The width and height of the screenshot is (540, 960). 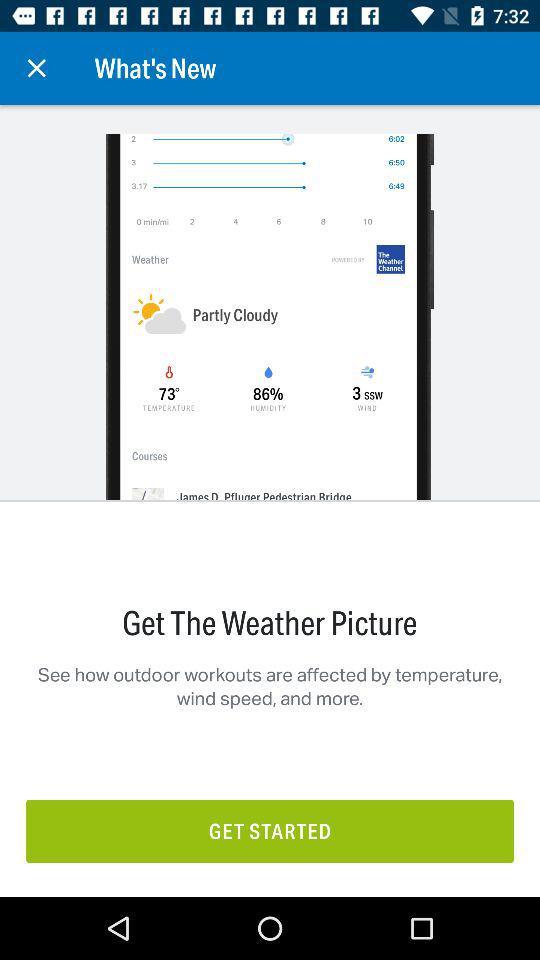 I want to click on the item next to the what's new icon, so click(x=36, y=68).